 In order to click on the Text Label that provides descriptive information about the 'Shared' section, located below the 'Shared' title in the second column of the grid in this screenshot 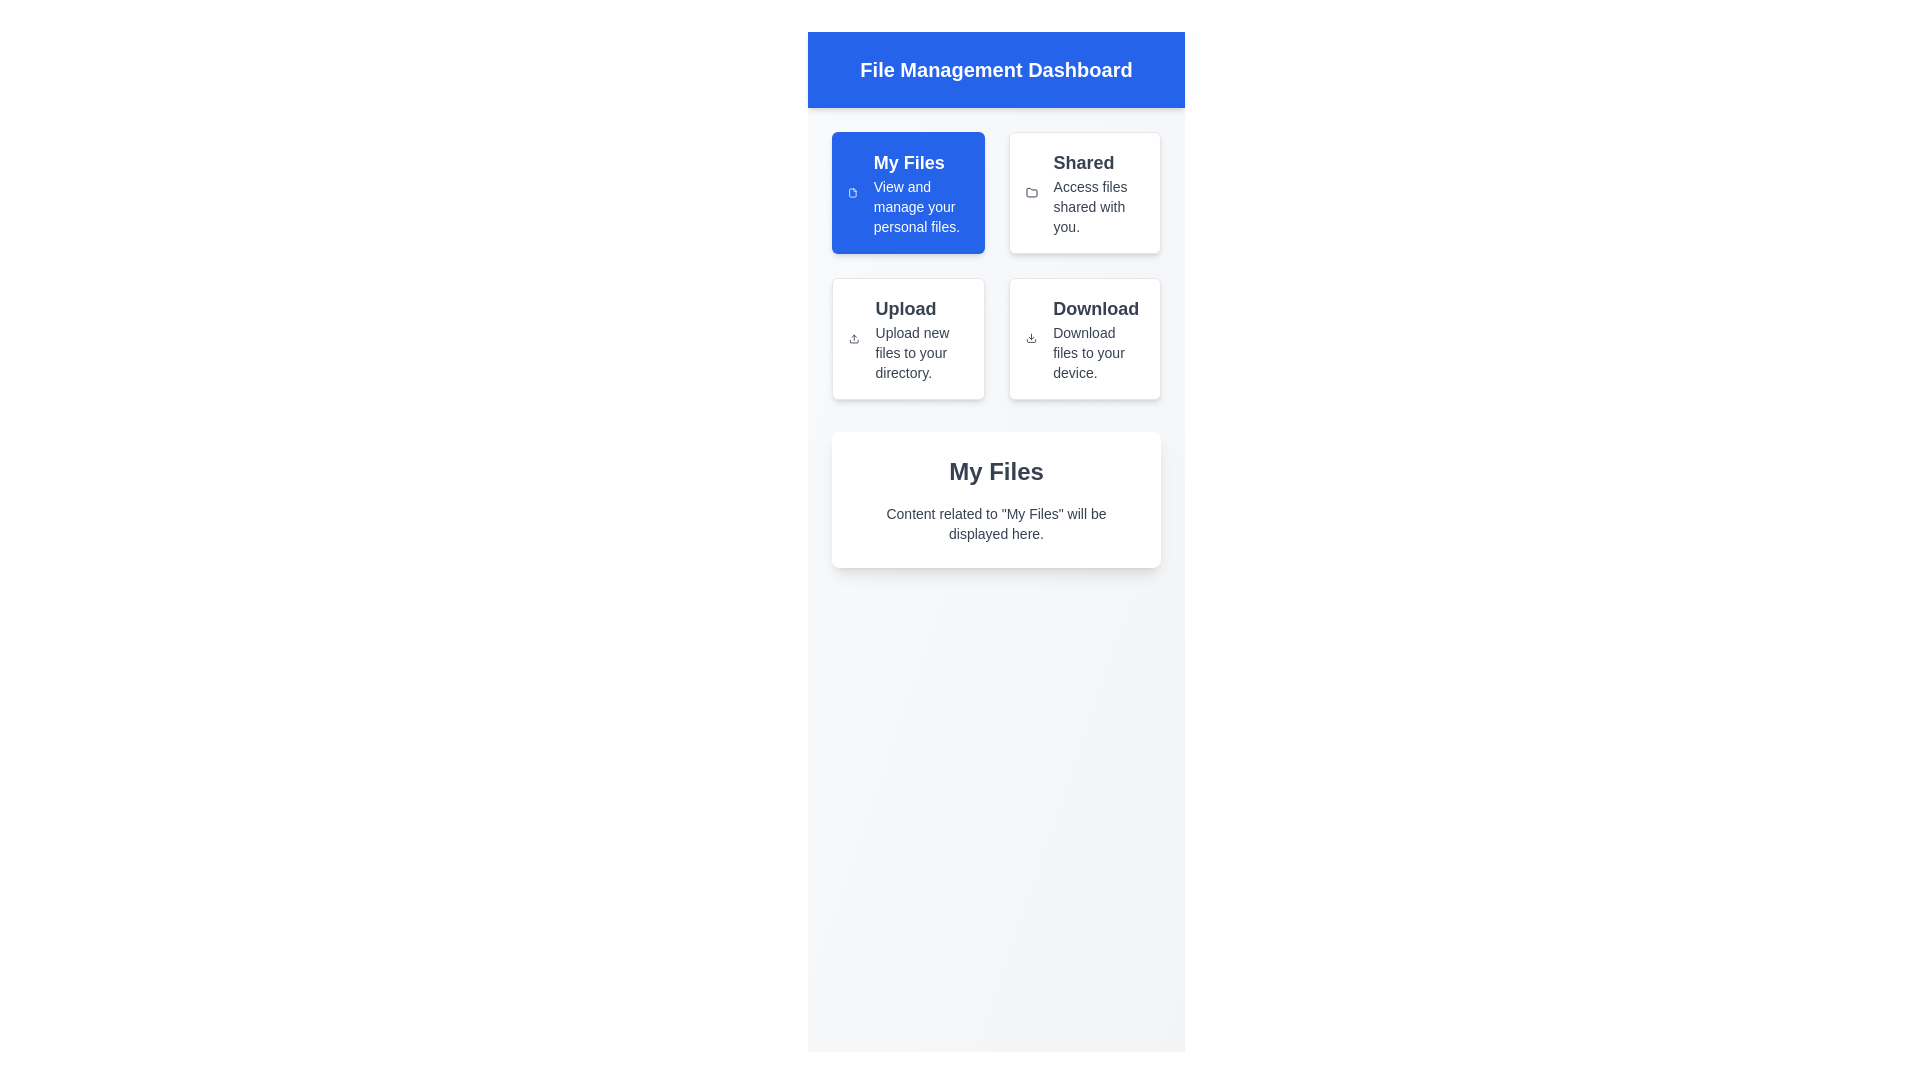, I will do `click(1097, 207)`.